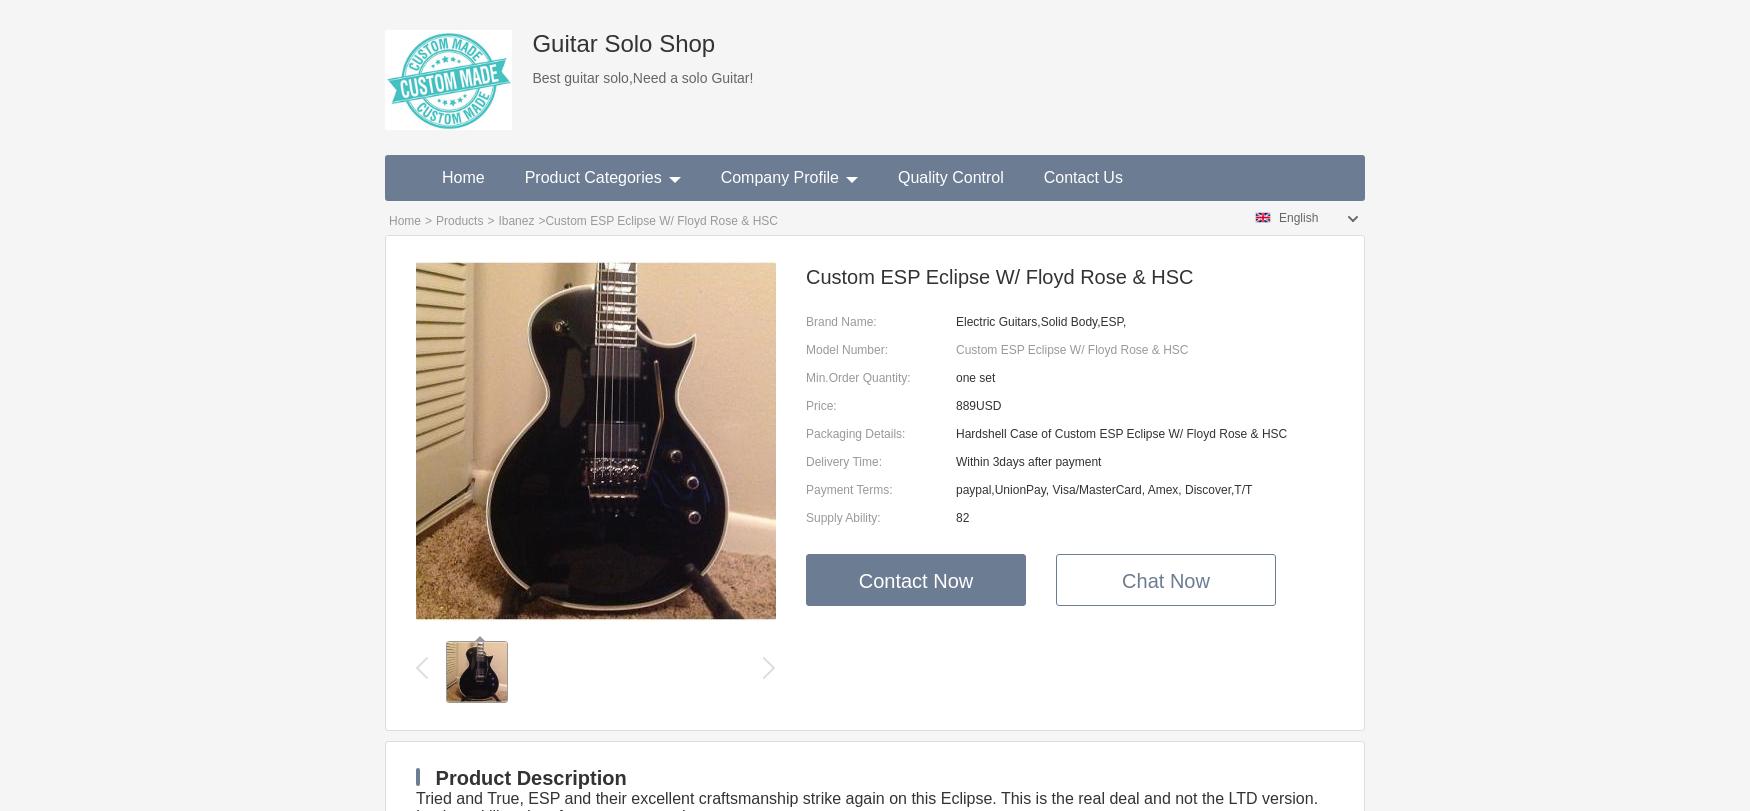 This screenshot has height=811, width=1750. Describe the element at coordinates (844, 461) in the screenshot. I see `'Delivery Time:'` at that location.